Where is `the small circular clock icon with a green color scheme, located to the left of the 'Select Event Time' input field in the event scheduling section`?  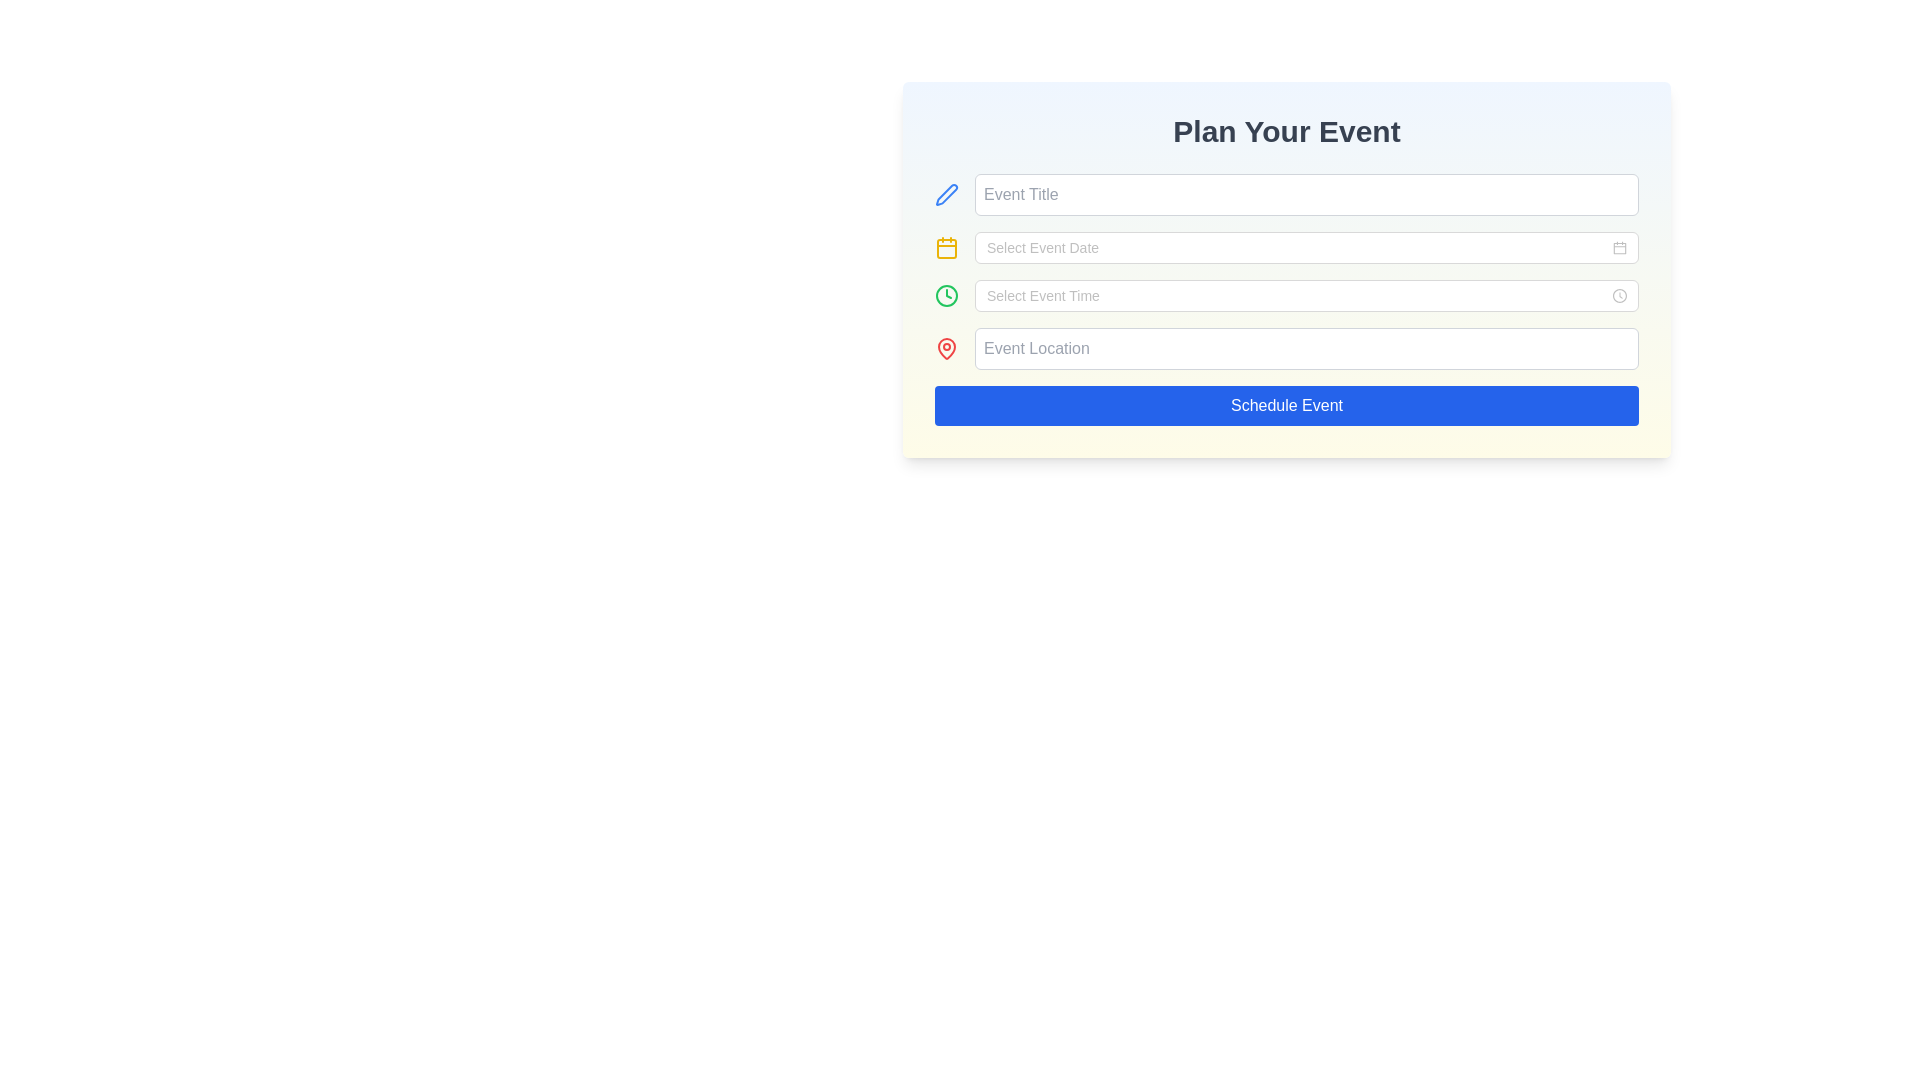
the small circular clock icon with a green color scheme, located to the left of the 'Select Event Time' input field in the event scheduling section is located at coordinates (945, 296).